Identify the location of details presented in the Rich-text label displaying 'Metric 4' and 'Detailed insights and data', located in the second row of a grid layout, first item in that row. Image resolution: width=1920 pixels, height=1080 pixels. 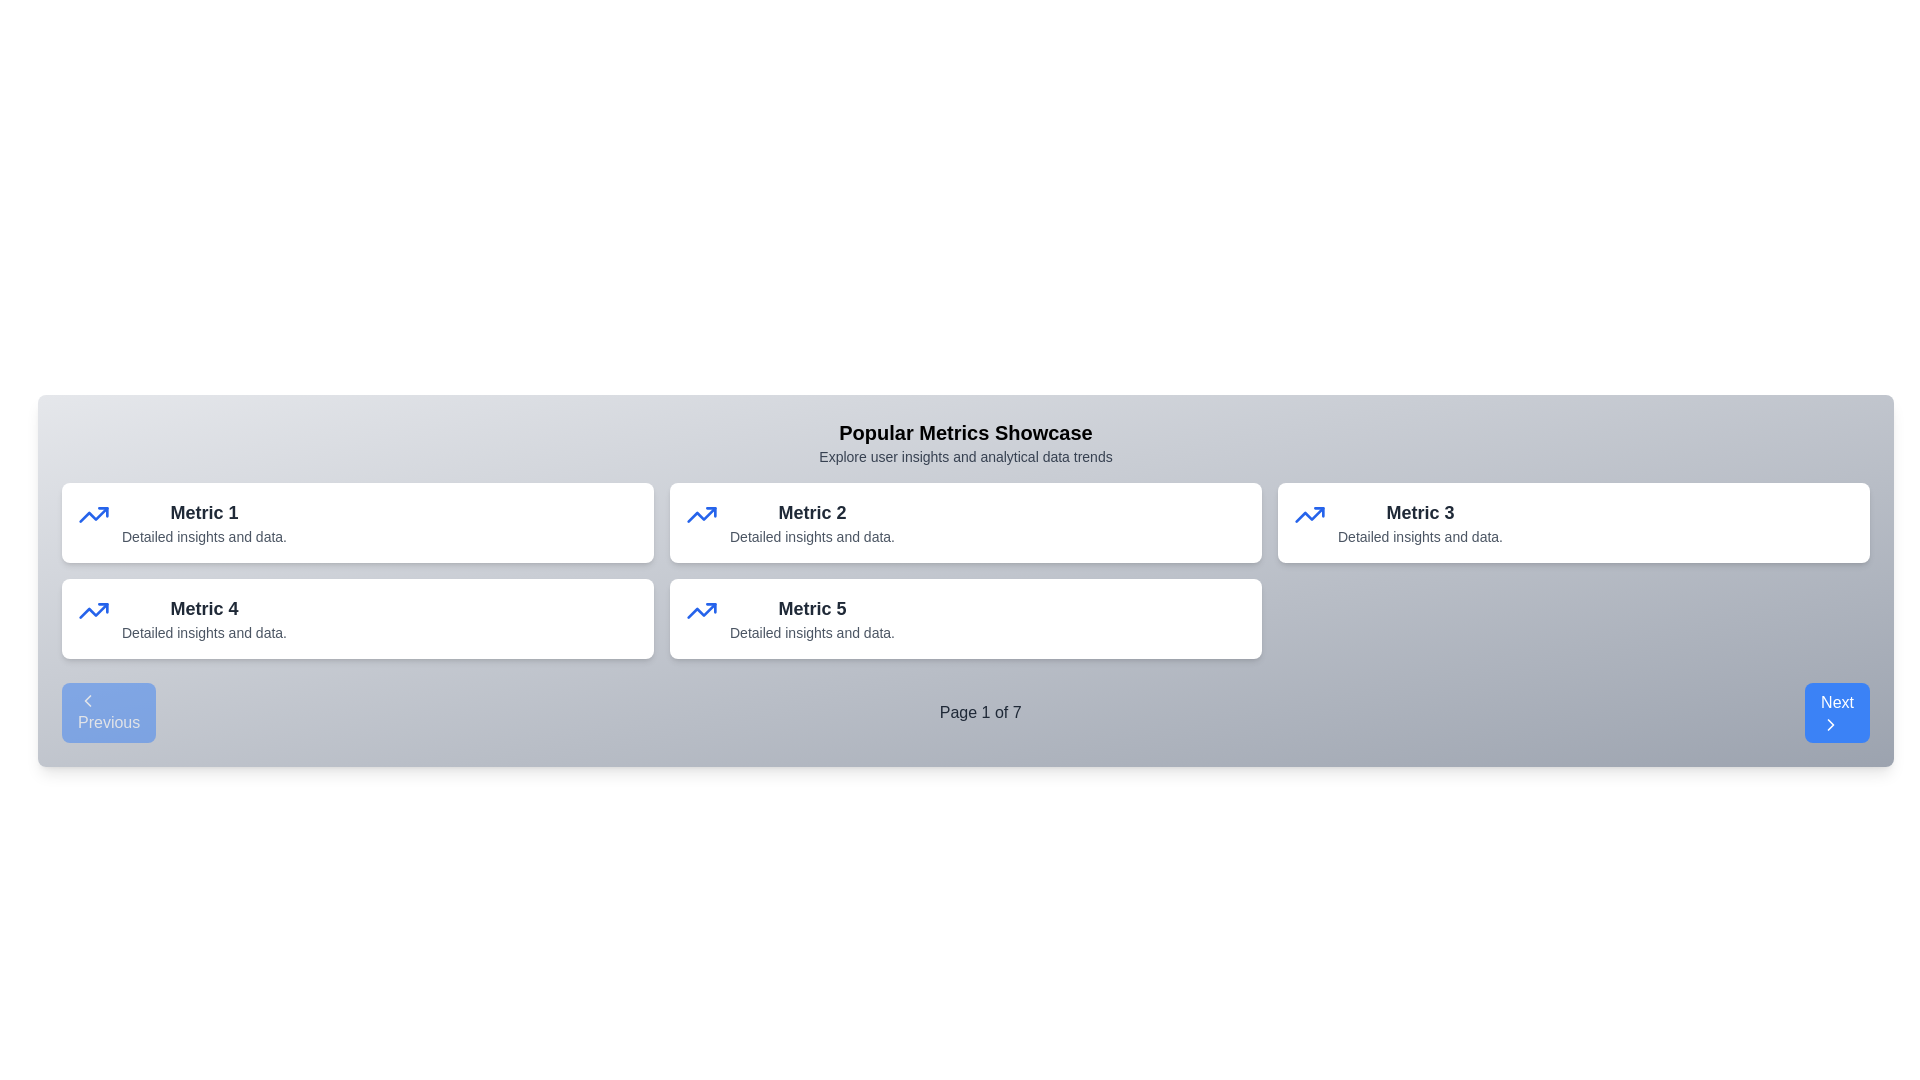
(198, 617).